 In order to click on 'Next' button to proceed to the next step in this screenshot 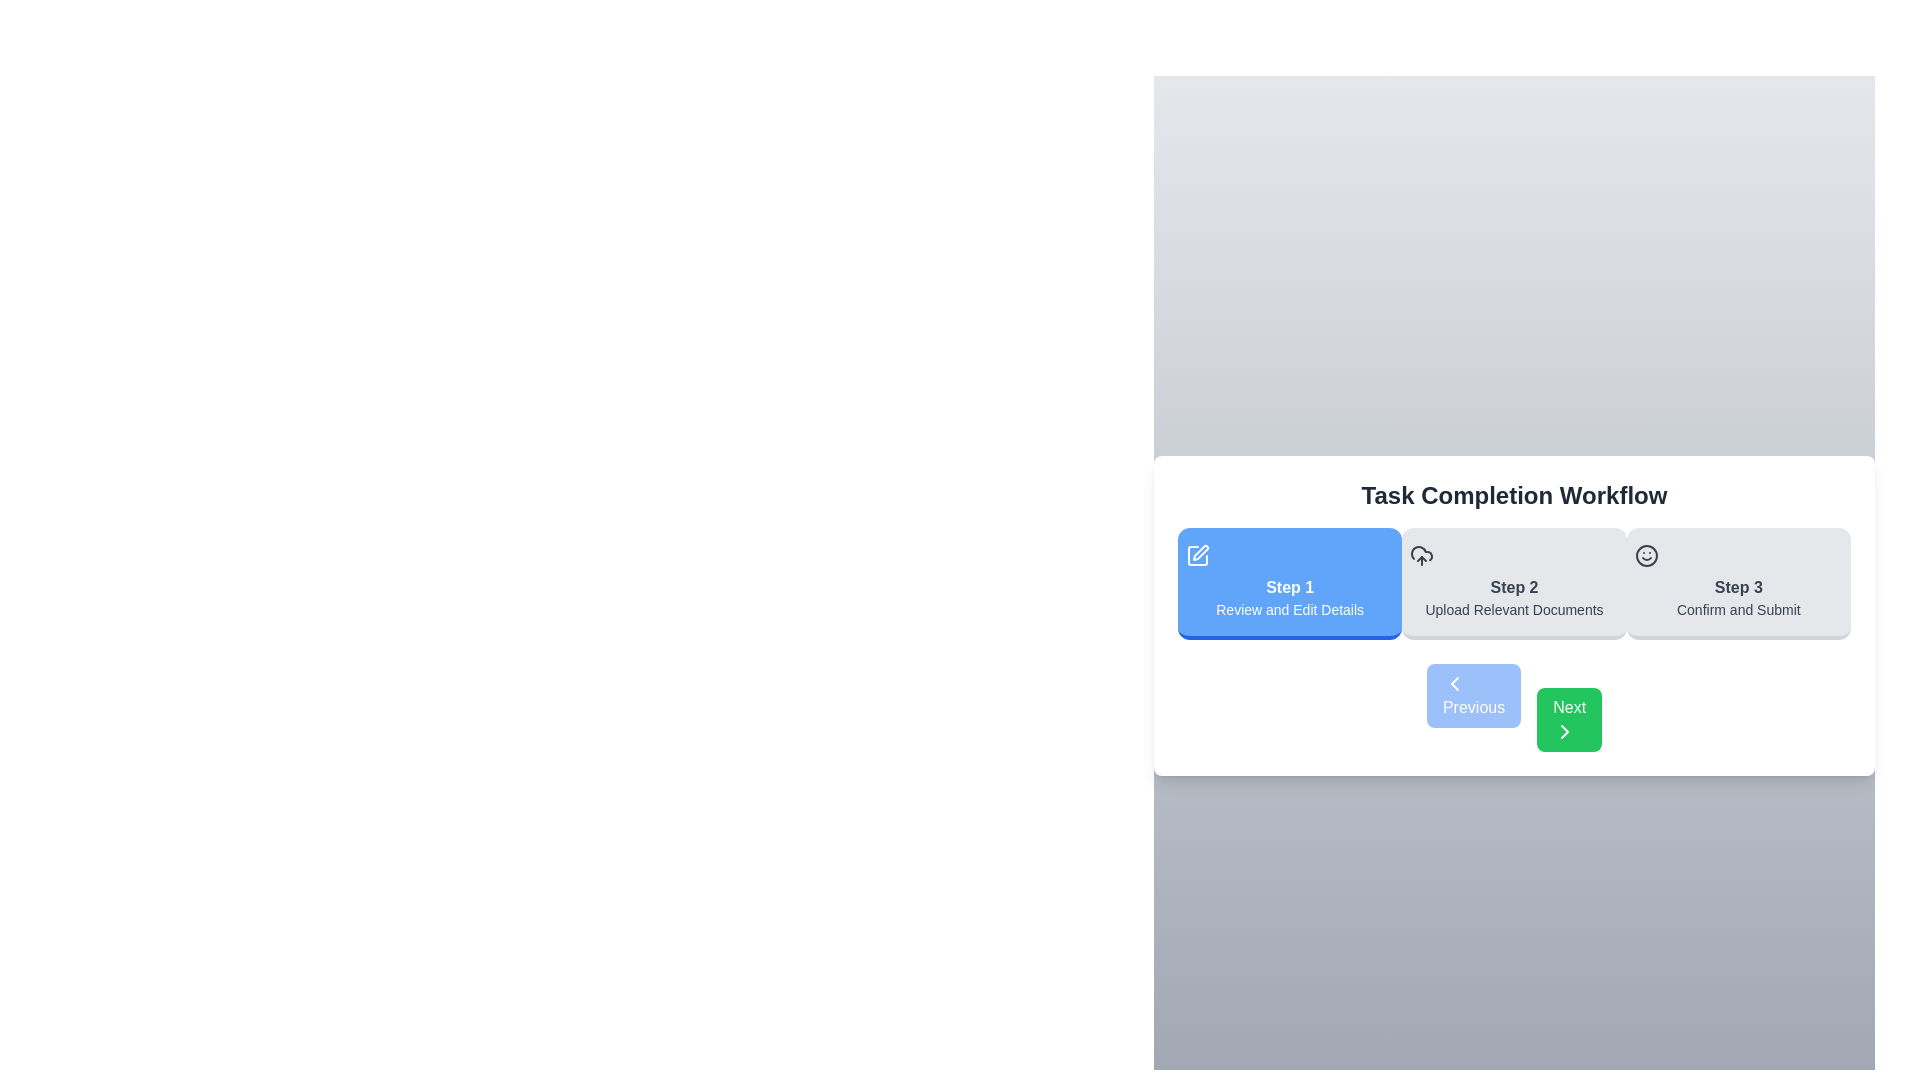, I will do `click(1568, 720)`.